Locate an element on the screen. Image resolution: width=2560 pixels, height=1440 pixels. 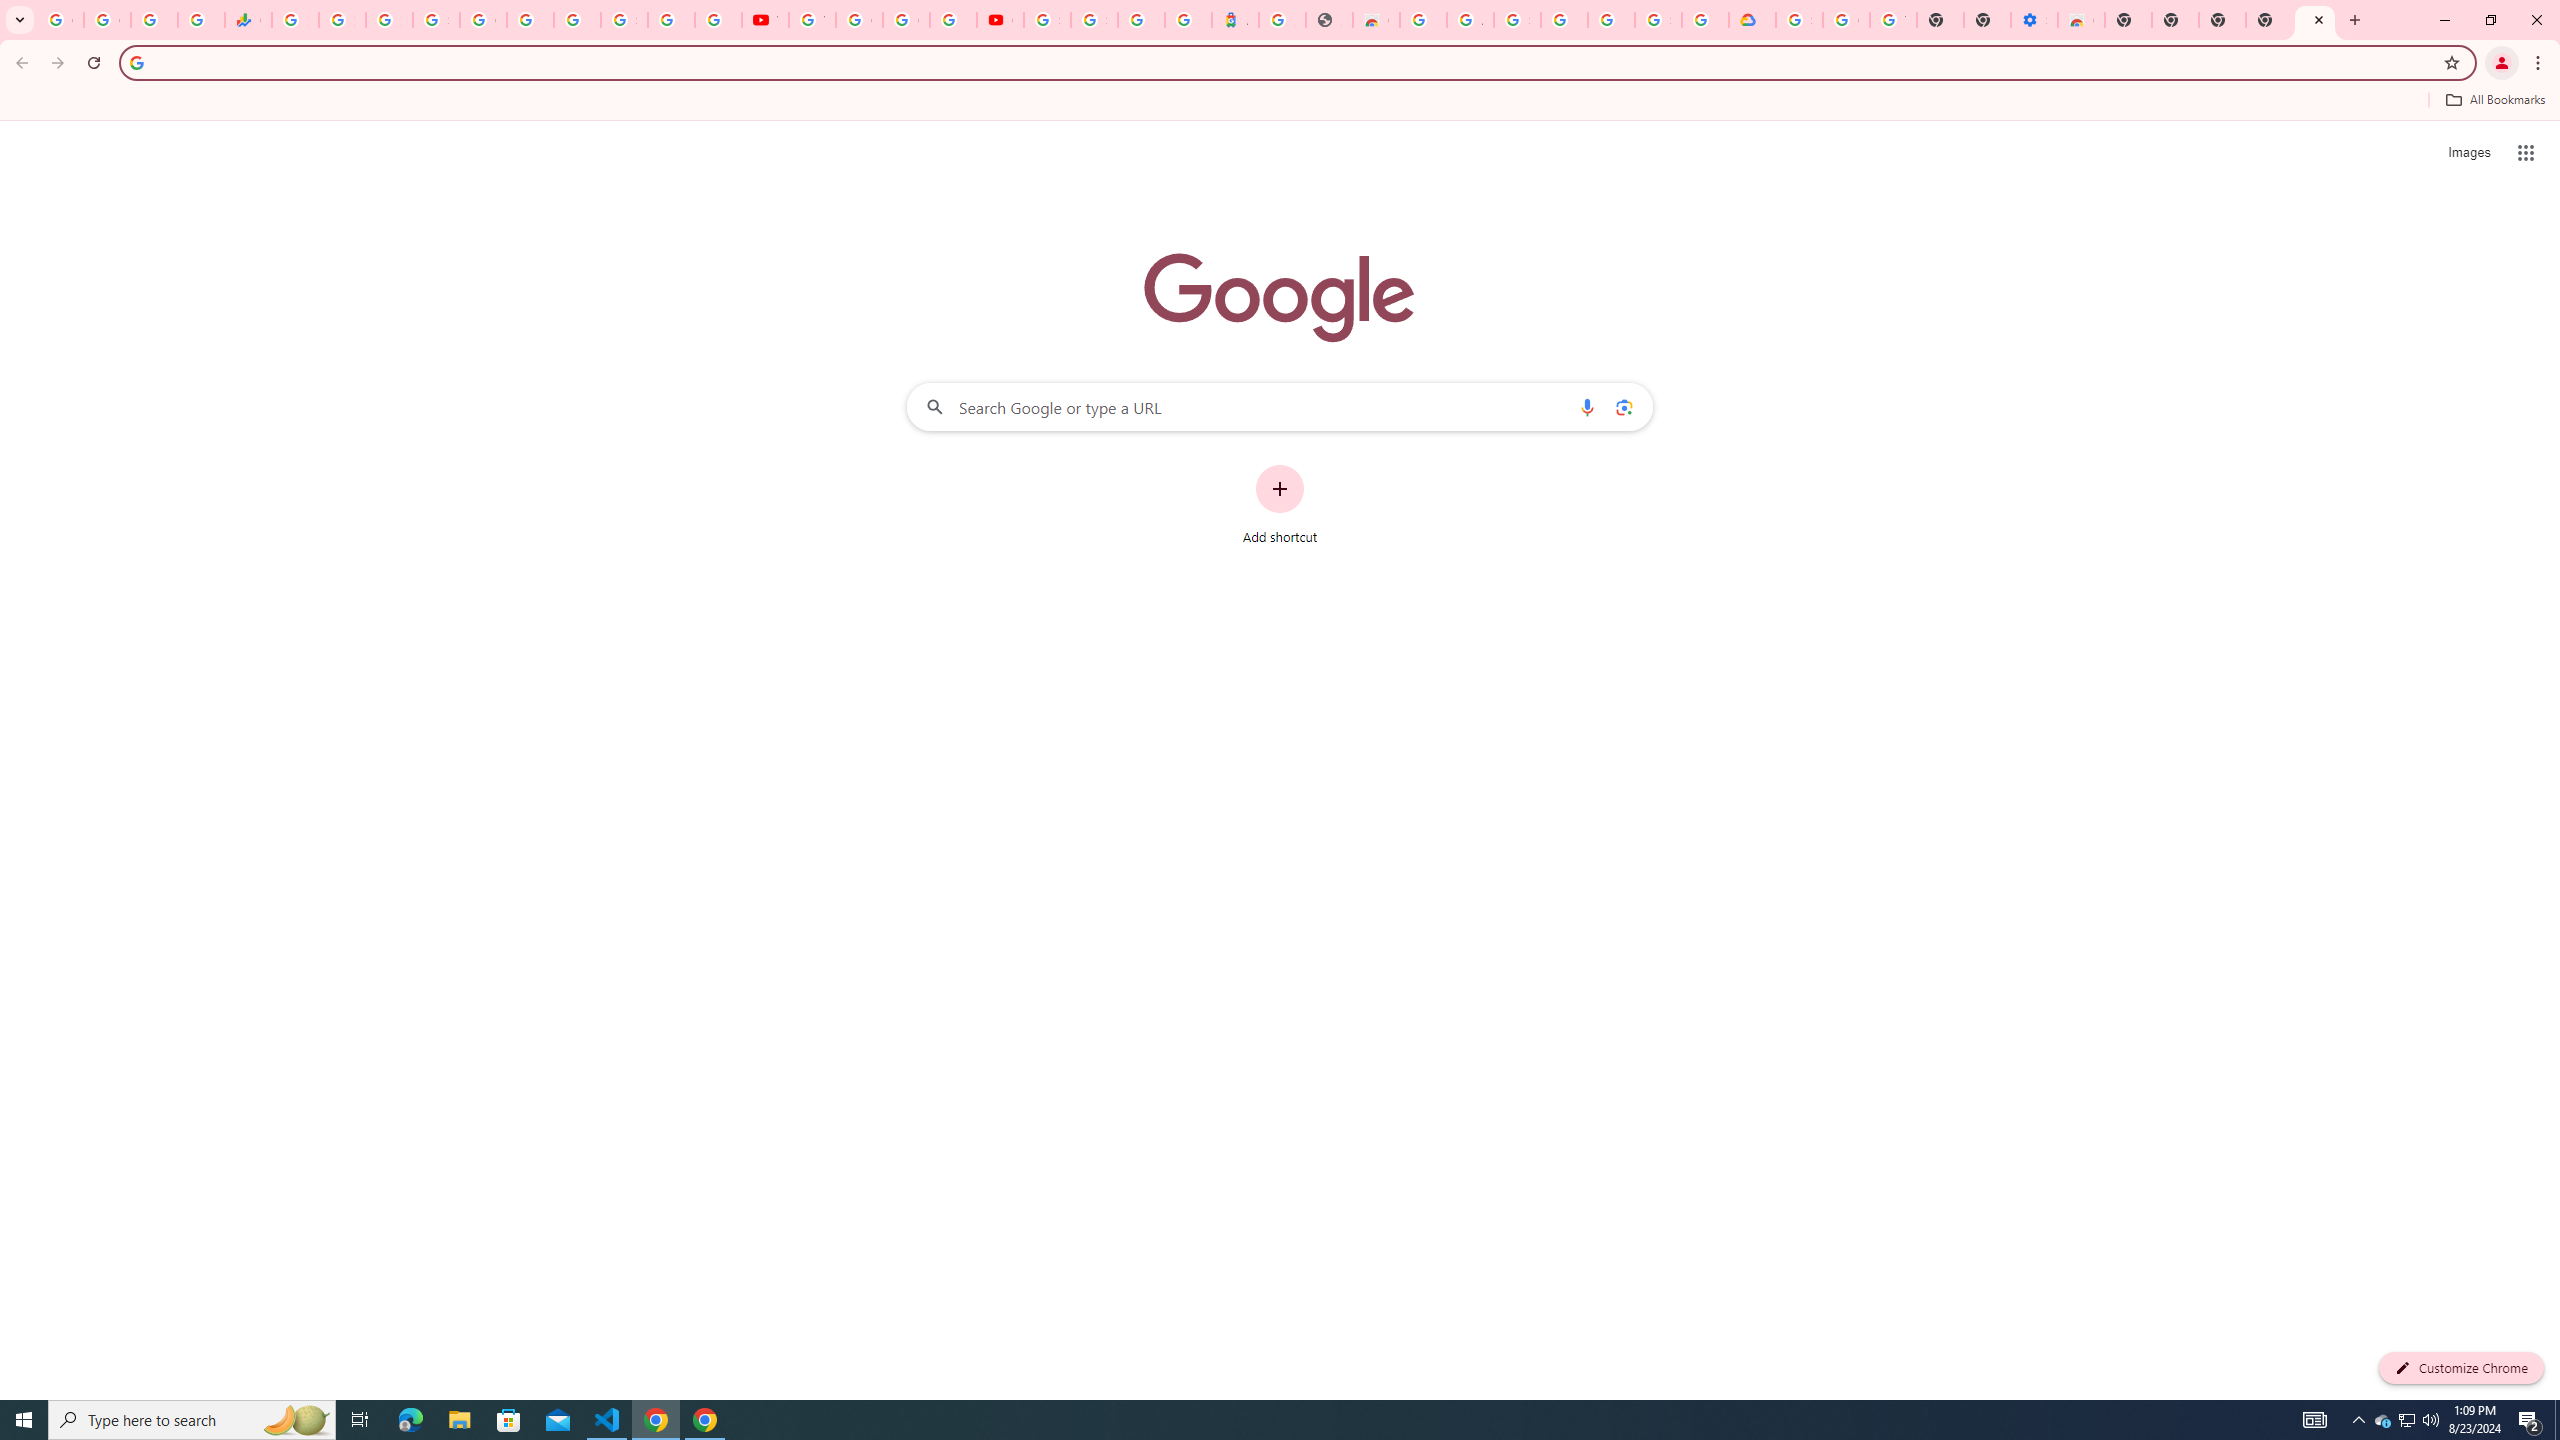
'Content Creator Programs & Opportunities - YouTube Creators' is located at coordinates (999, 19).